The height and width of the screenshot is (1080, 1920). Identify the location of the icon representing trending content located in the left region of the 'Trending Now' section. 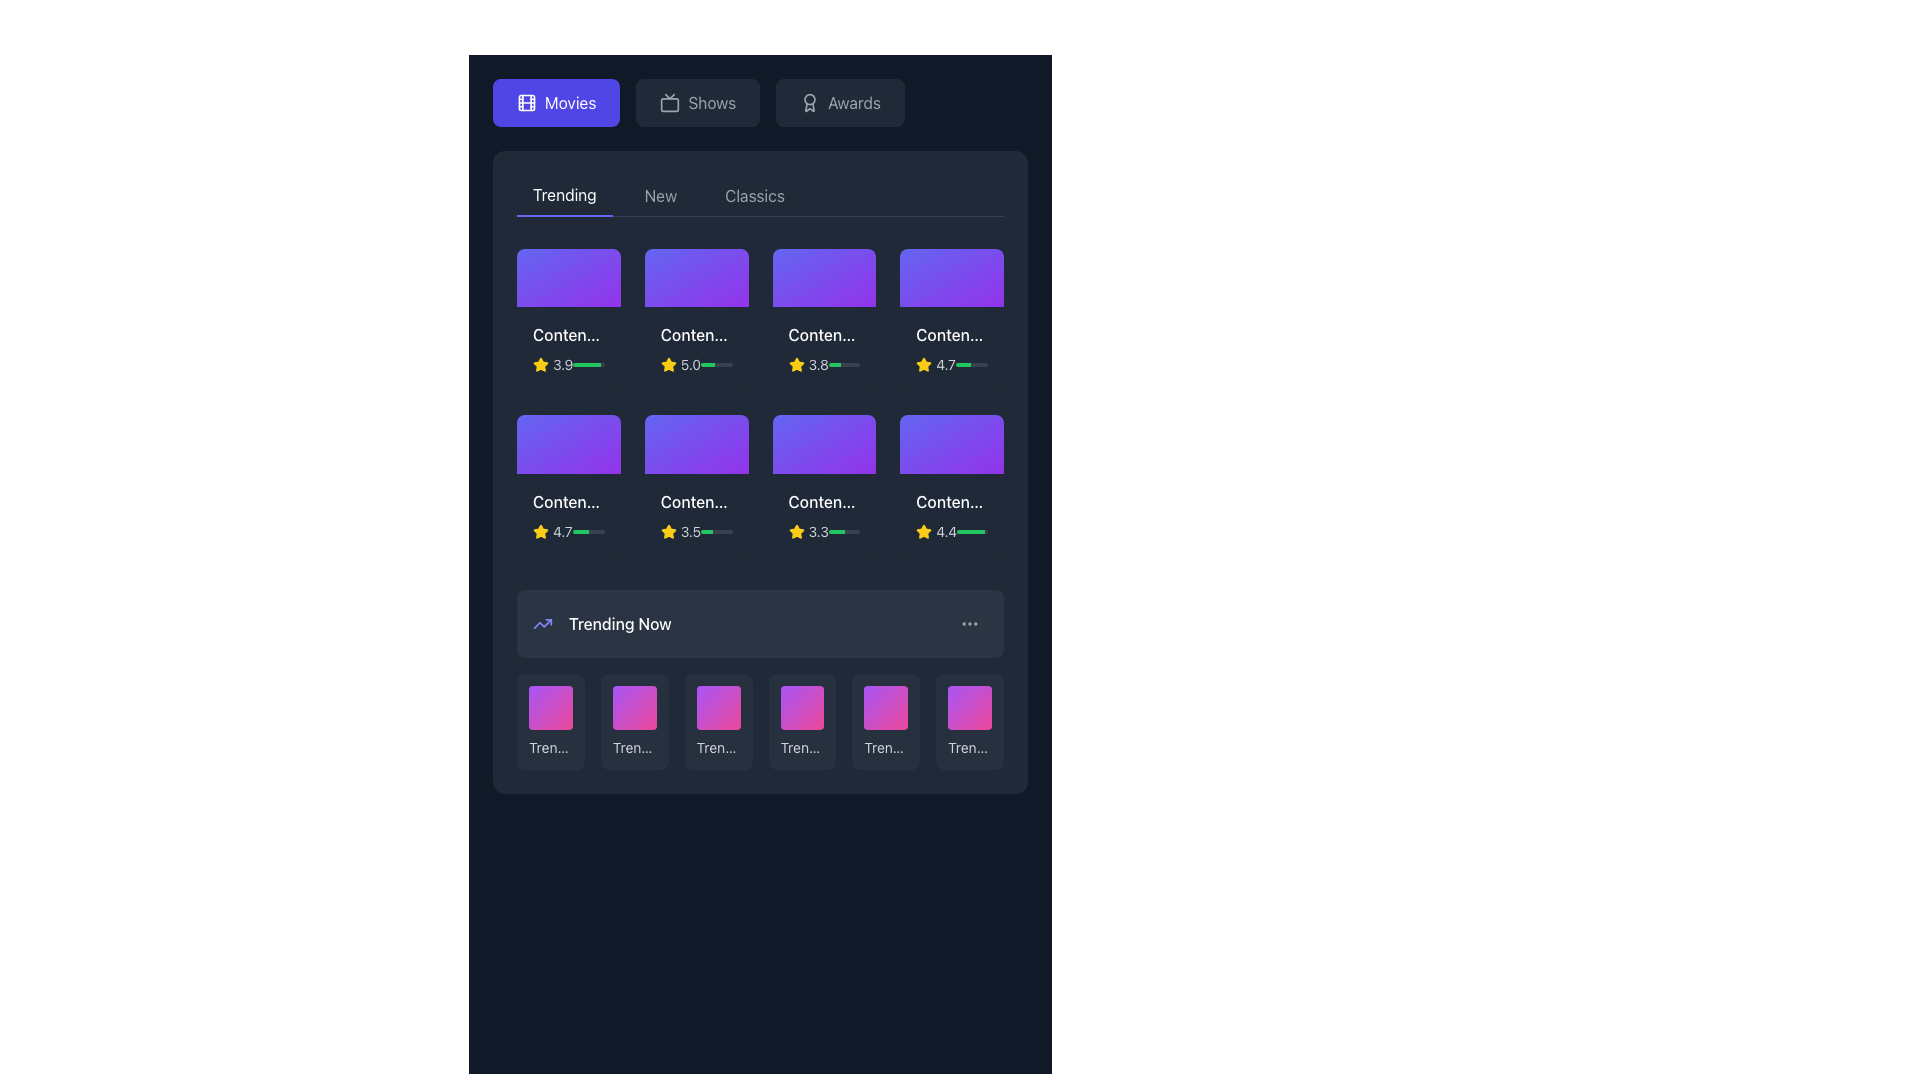
(542, 622).